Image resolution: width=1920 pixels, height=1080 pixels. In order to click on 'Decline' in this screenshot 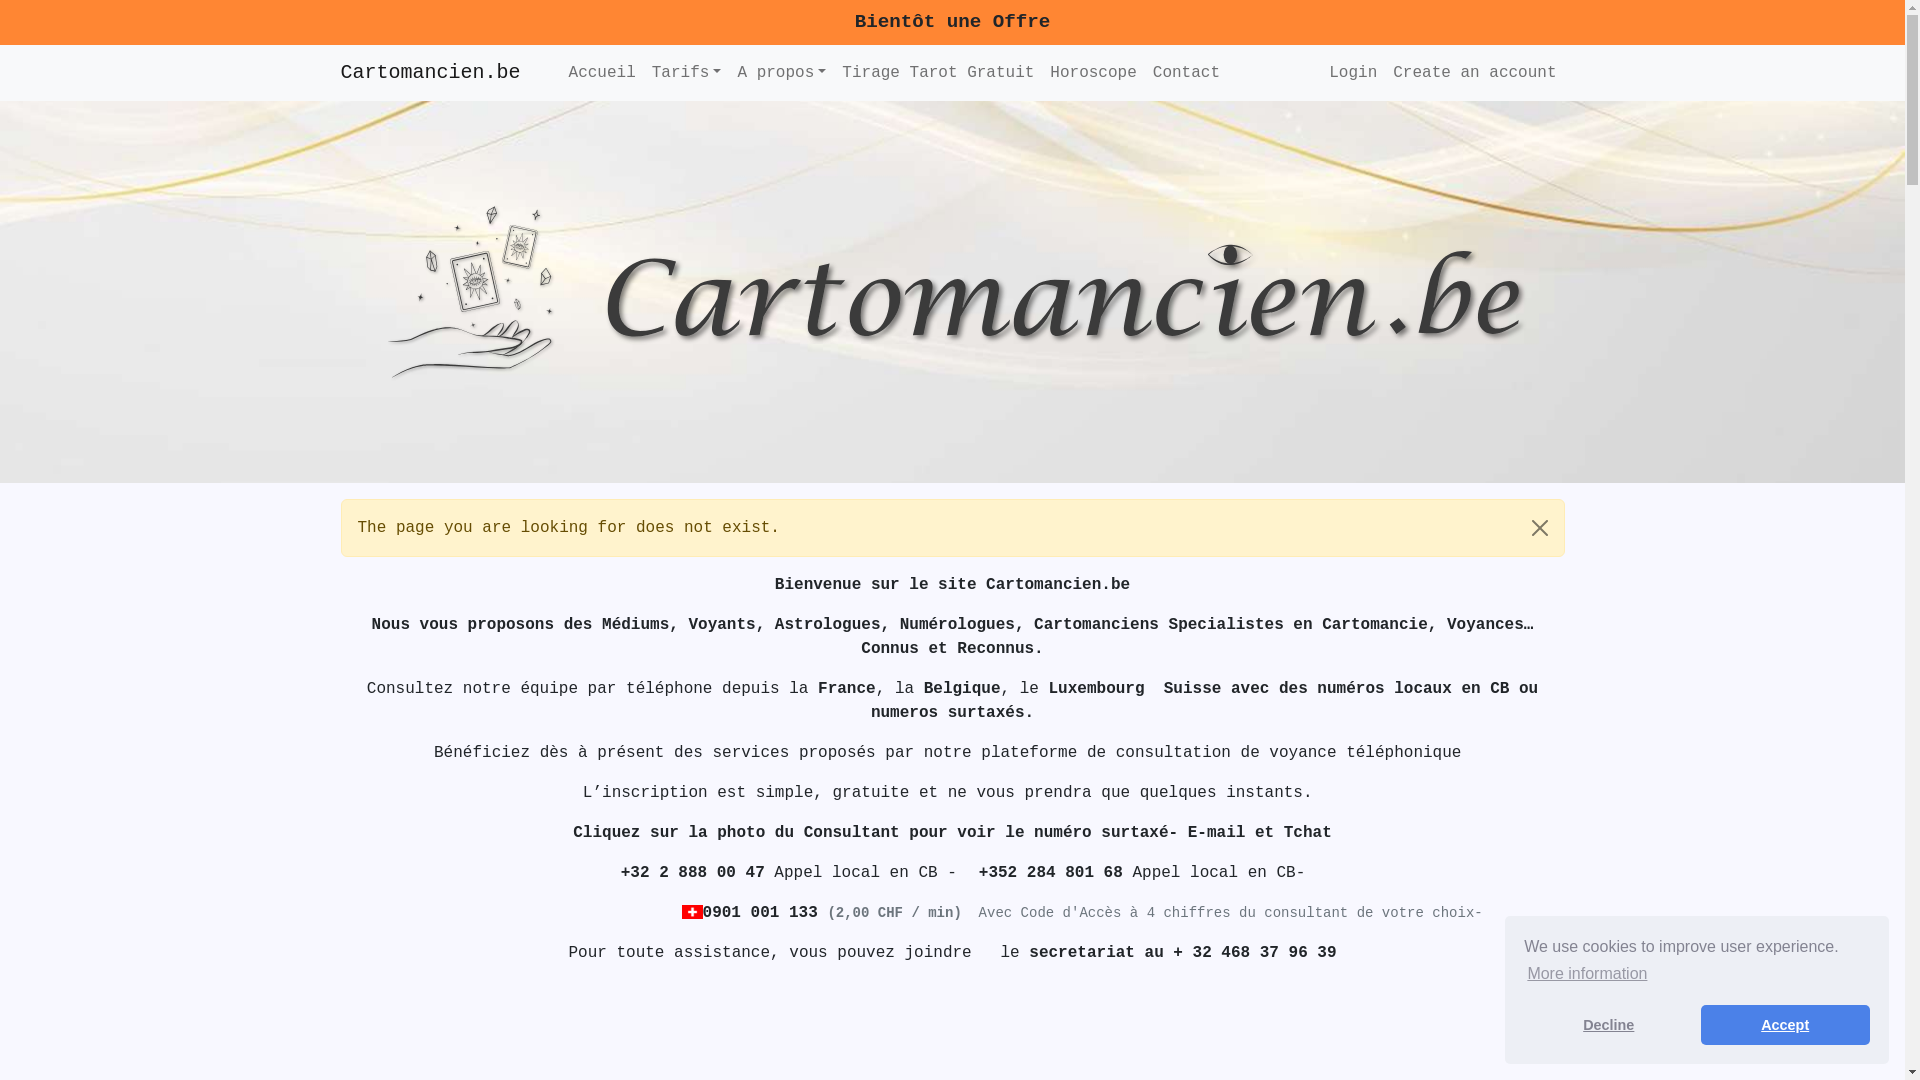, I will do `click(1608, 1025)`.